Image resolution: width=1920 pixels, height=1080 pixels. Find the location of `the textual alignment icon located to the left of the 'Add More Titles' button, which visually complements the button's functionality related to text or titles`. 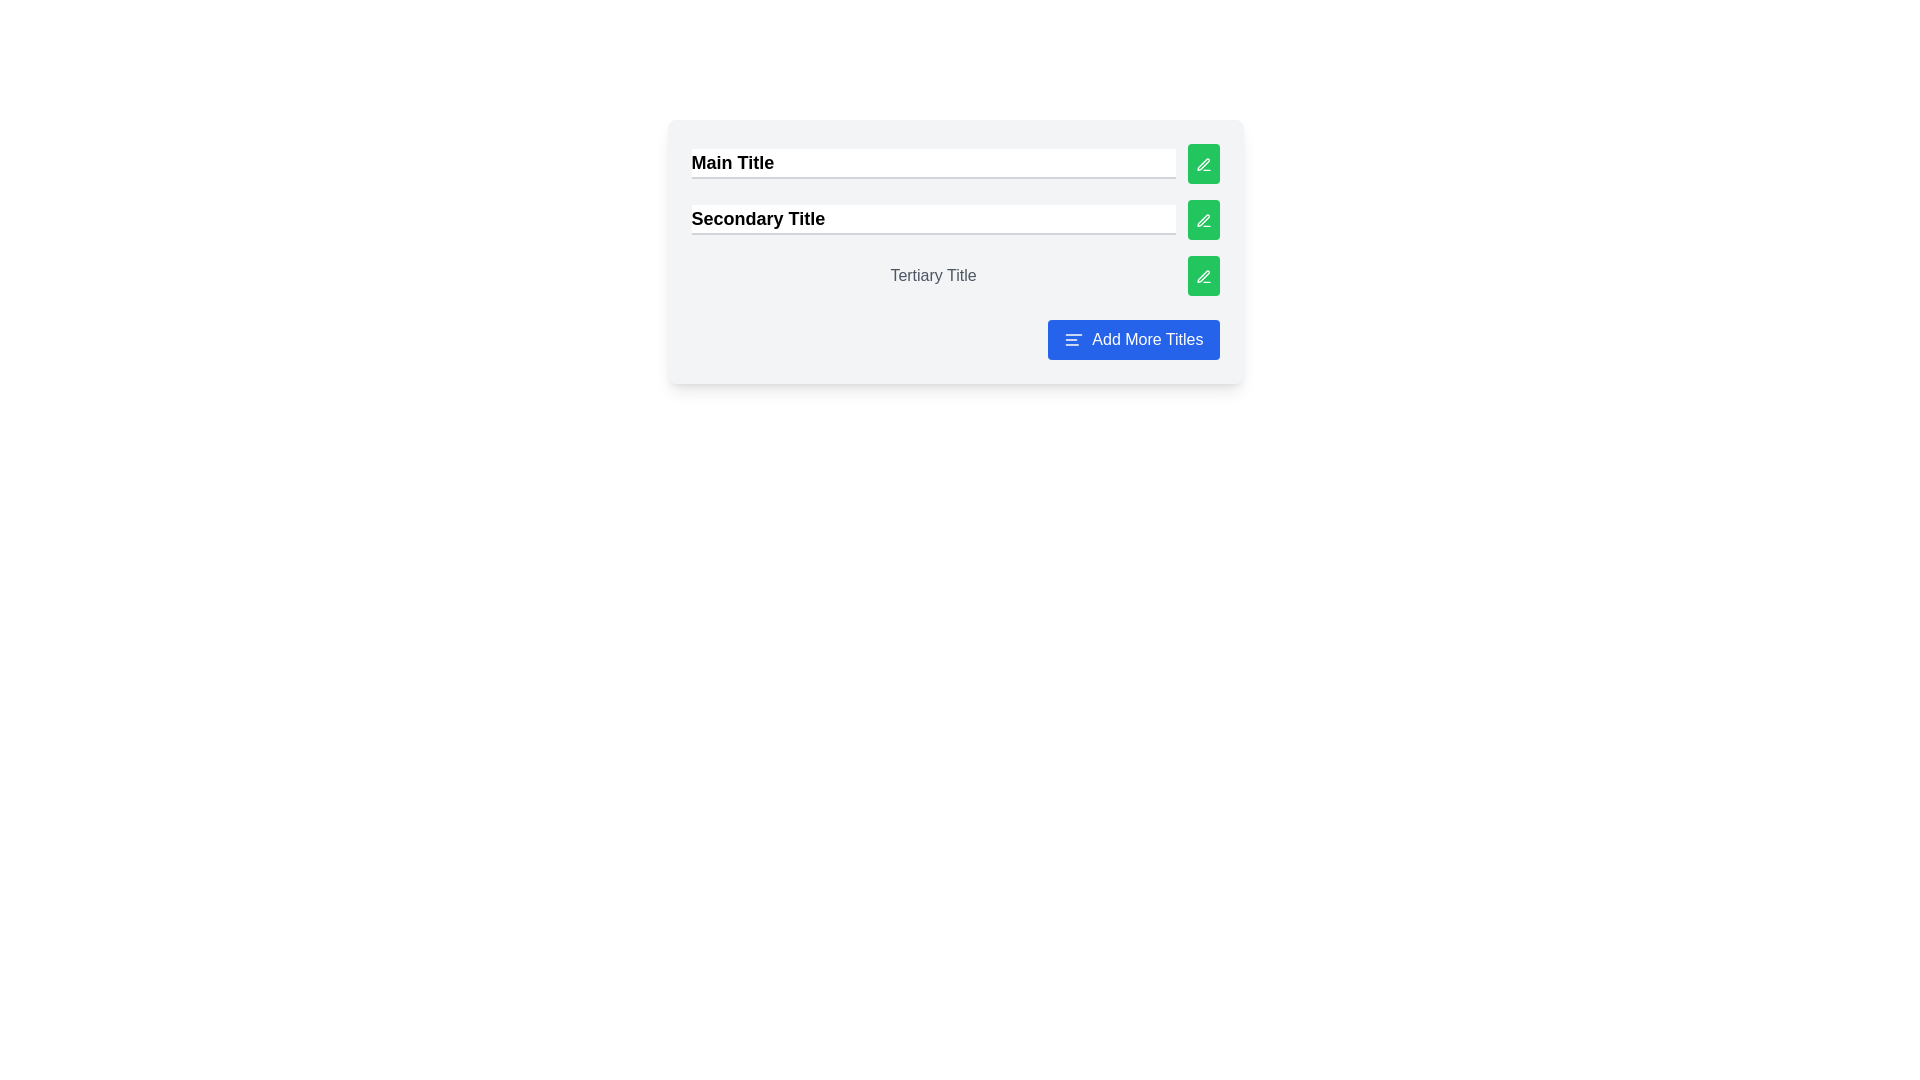

the textual alignment icon located to the left of the 'Add More Titles' button, which visually complements the button's functionality related to text or titles is located at coordinates (1073, 338).